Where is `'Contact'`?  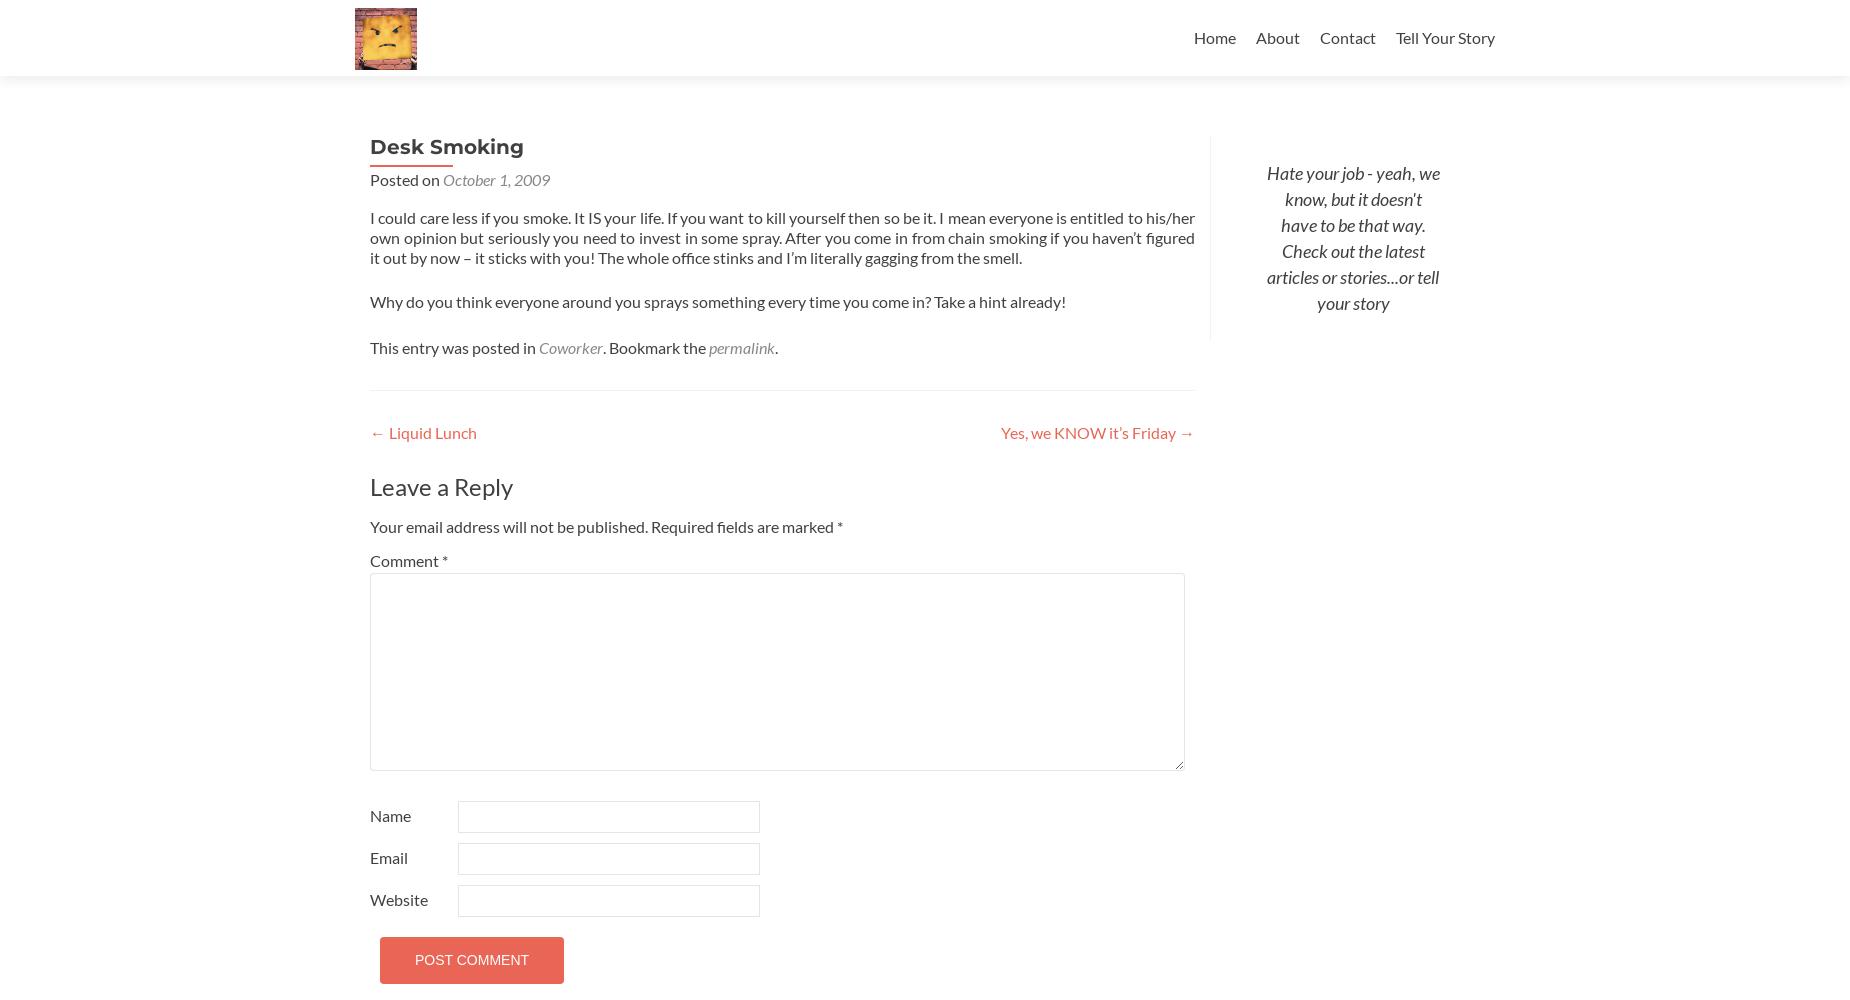 'Contact' is located at coordinates (1346, 37).